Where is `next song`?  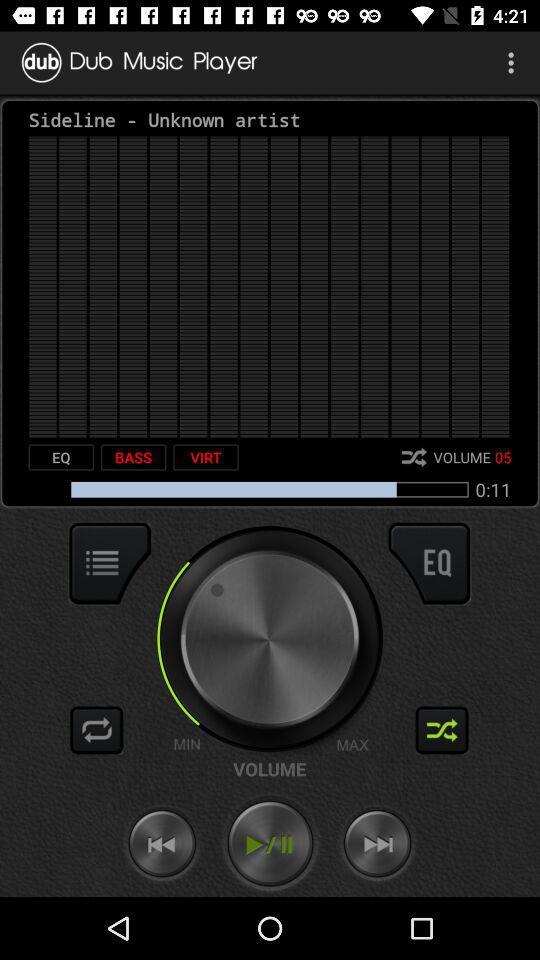
next song is located at coordinates (377, 843).